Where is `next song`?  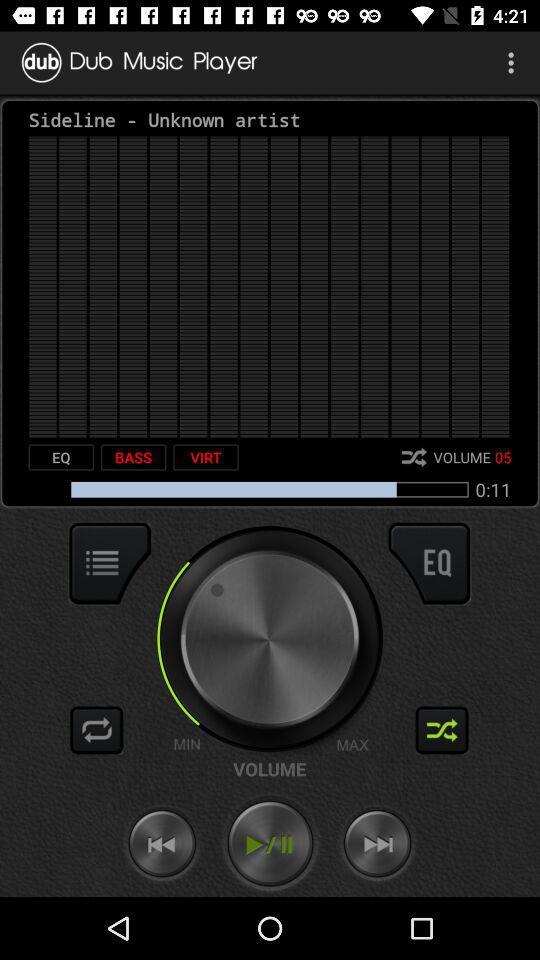
next song is located at coordinates (377, 843).